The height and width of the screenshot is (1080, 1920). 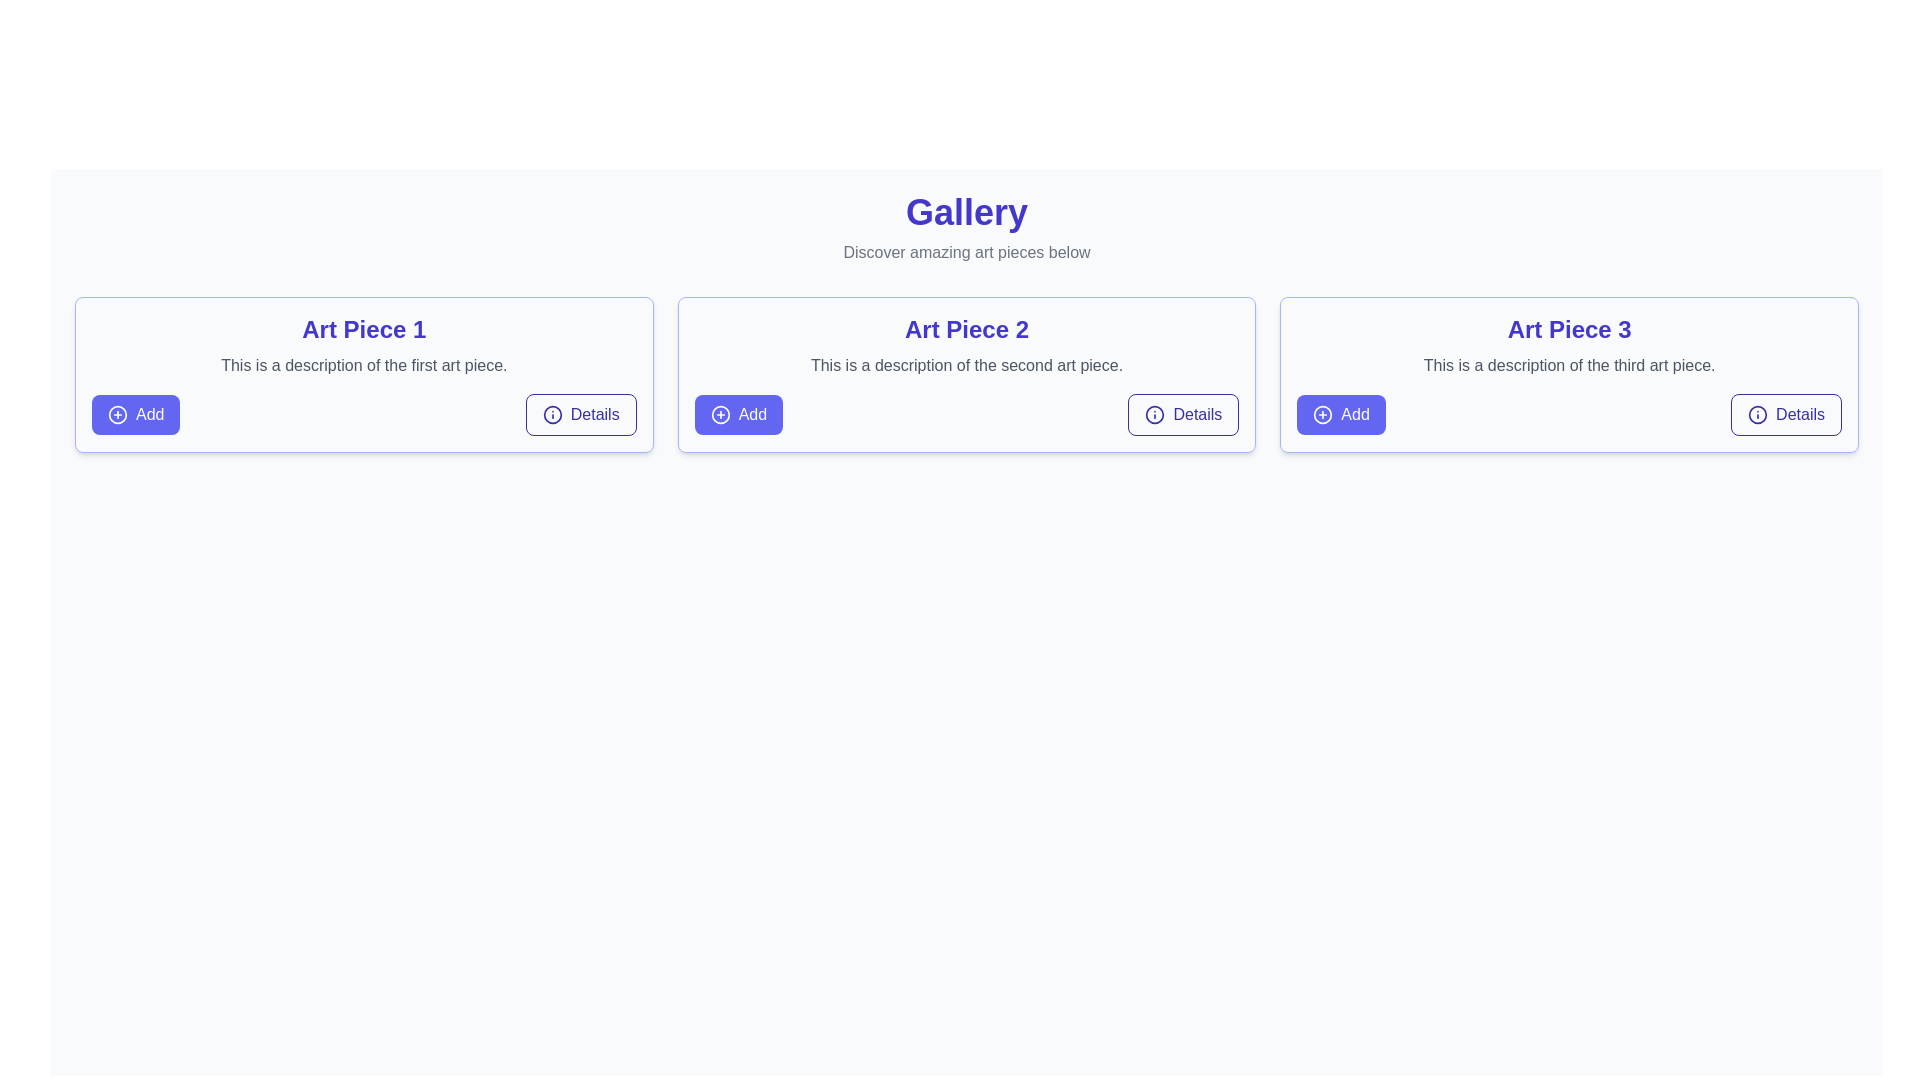 I want to click on the circular 'Add' icon with a plus symbol, located on the left-hand side of the 'Add' button in the middle card labeled 'Art Piece 2', so click(x=720, y=414).